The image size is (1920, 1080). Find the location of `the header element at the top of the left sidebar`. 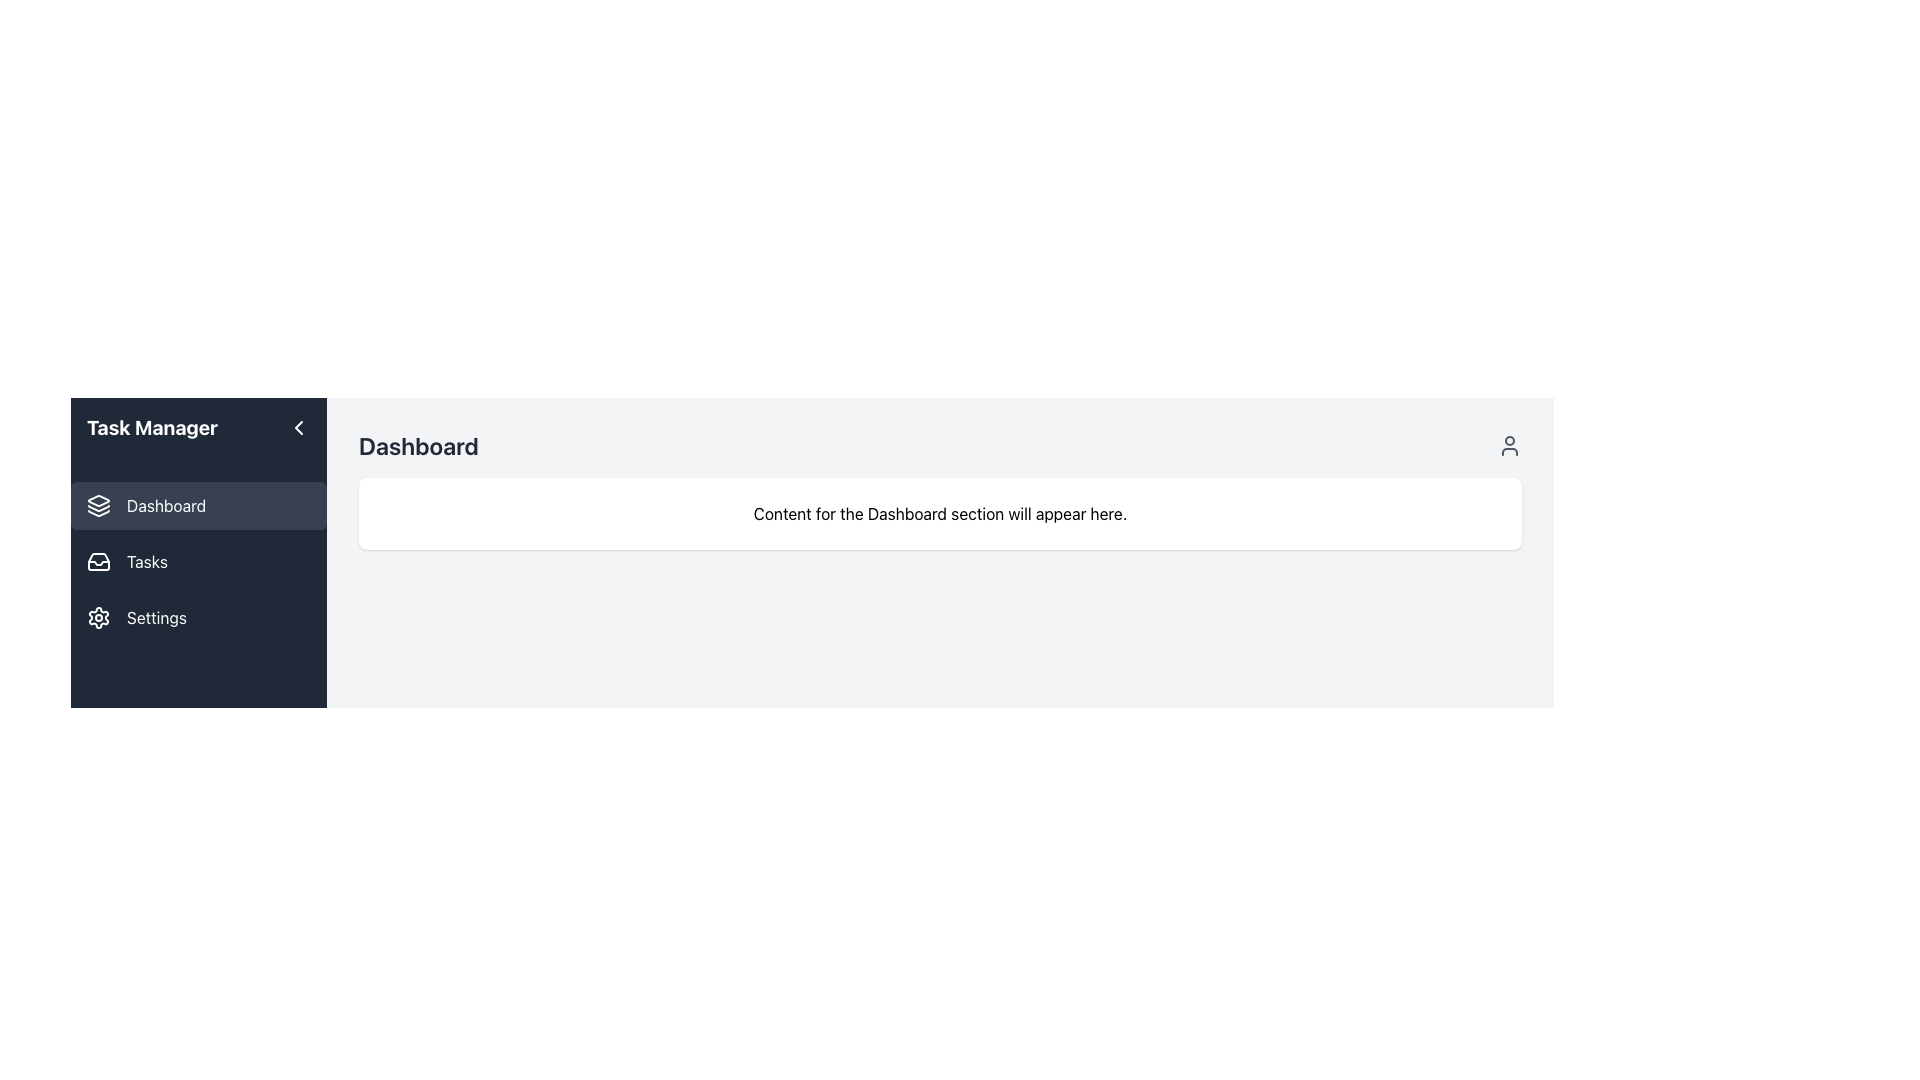

the header element at the top of the left sidebar is located at coordinates (198, 427).